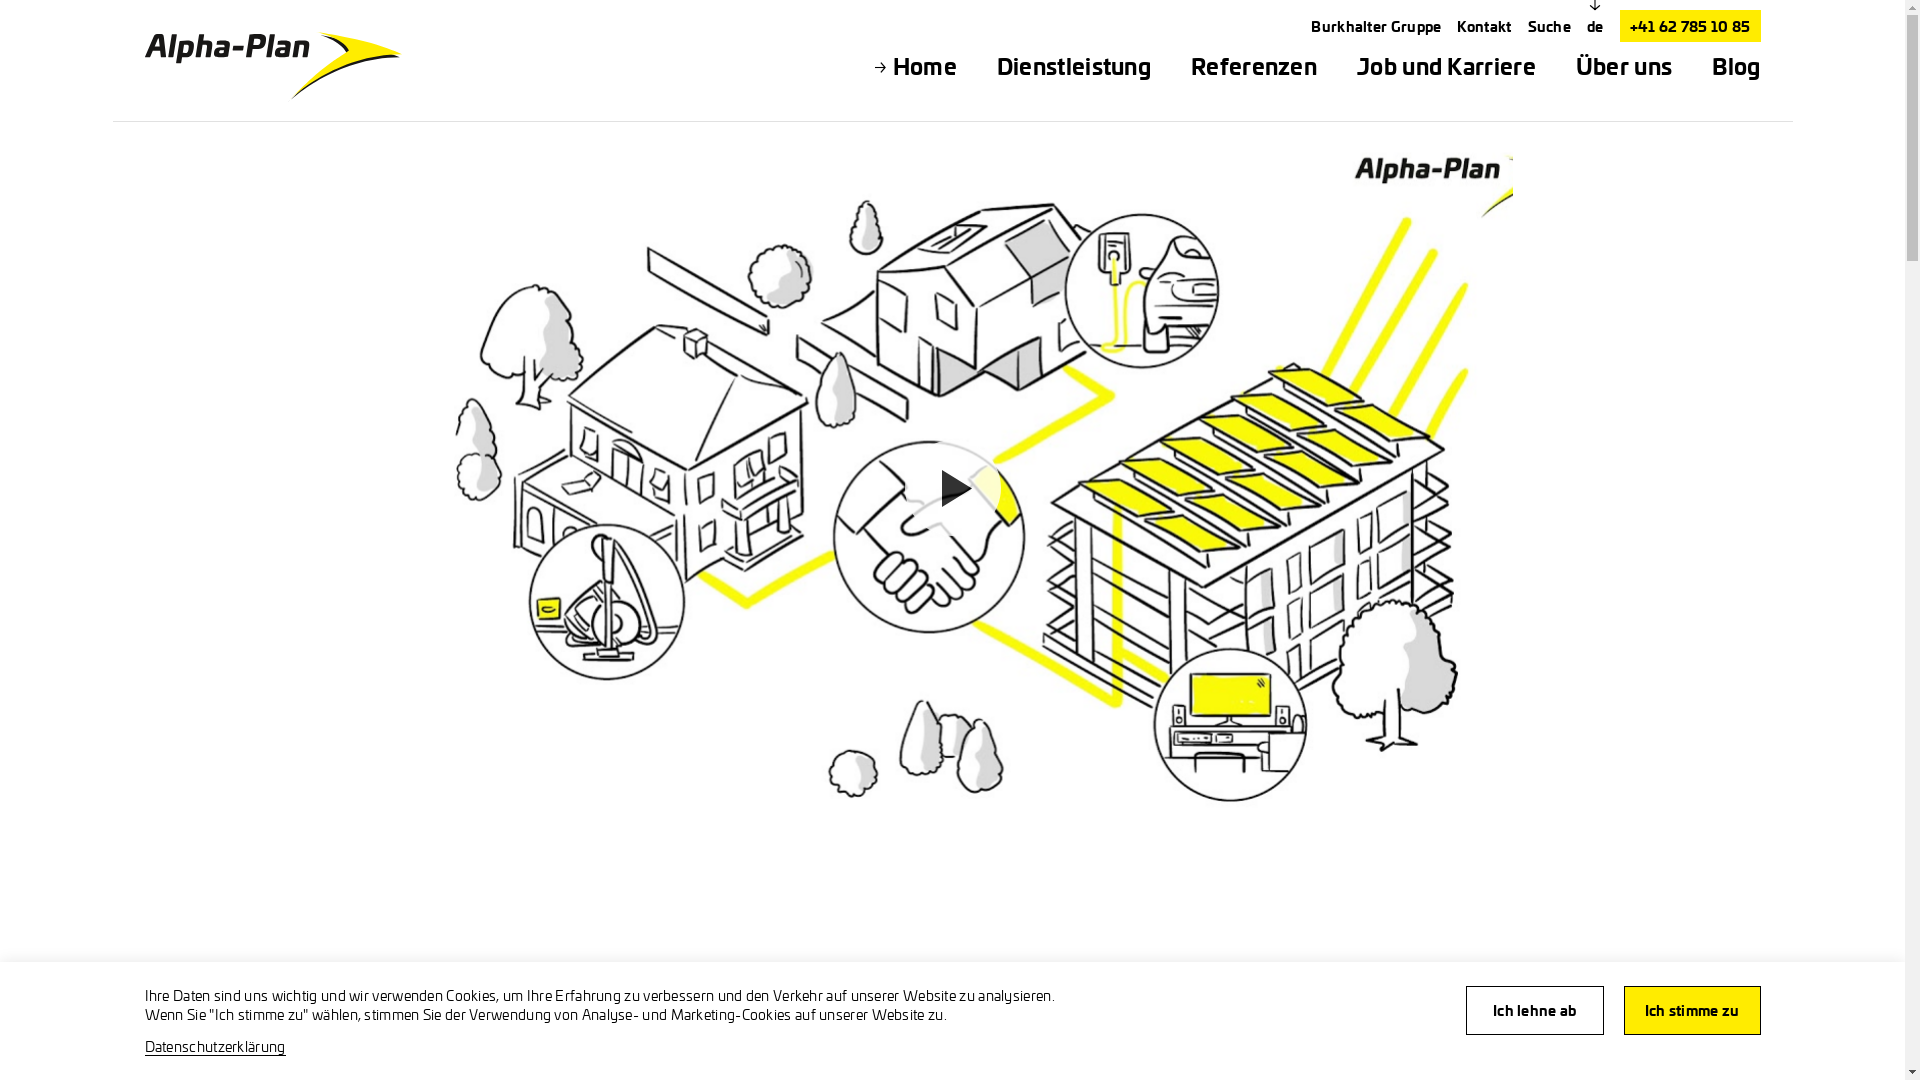  What do you see at coordinates (1073, 64) in the screenshot?
I see `'Dienstleistung'` at bounding box center [1073, 64].